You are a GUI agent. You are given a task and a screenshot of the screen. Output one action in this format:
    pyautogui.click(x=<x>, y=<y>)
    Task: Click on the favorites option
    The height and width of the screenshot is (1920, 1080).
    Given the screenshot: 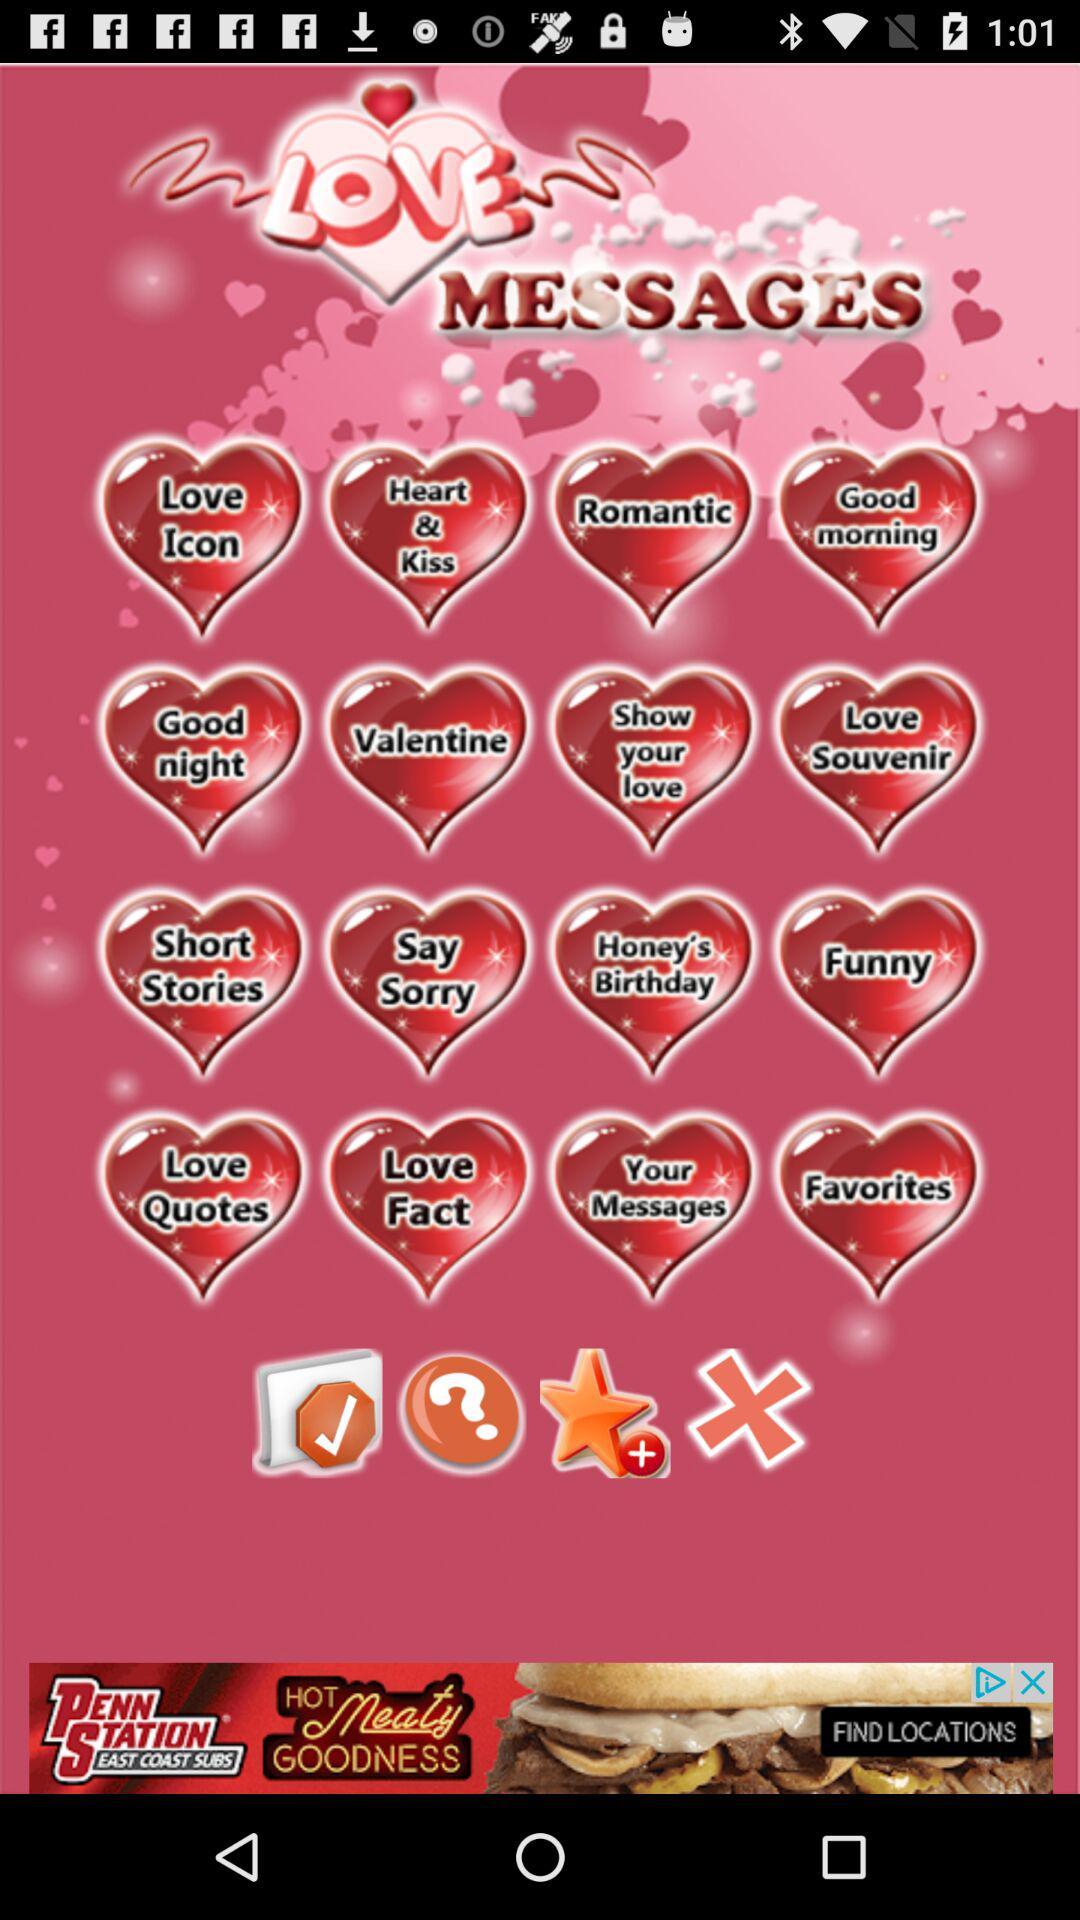 What is the action you would take?
    pyautogui.click(x=876, y=1208)
    